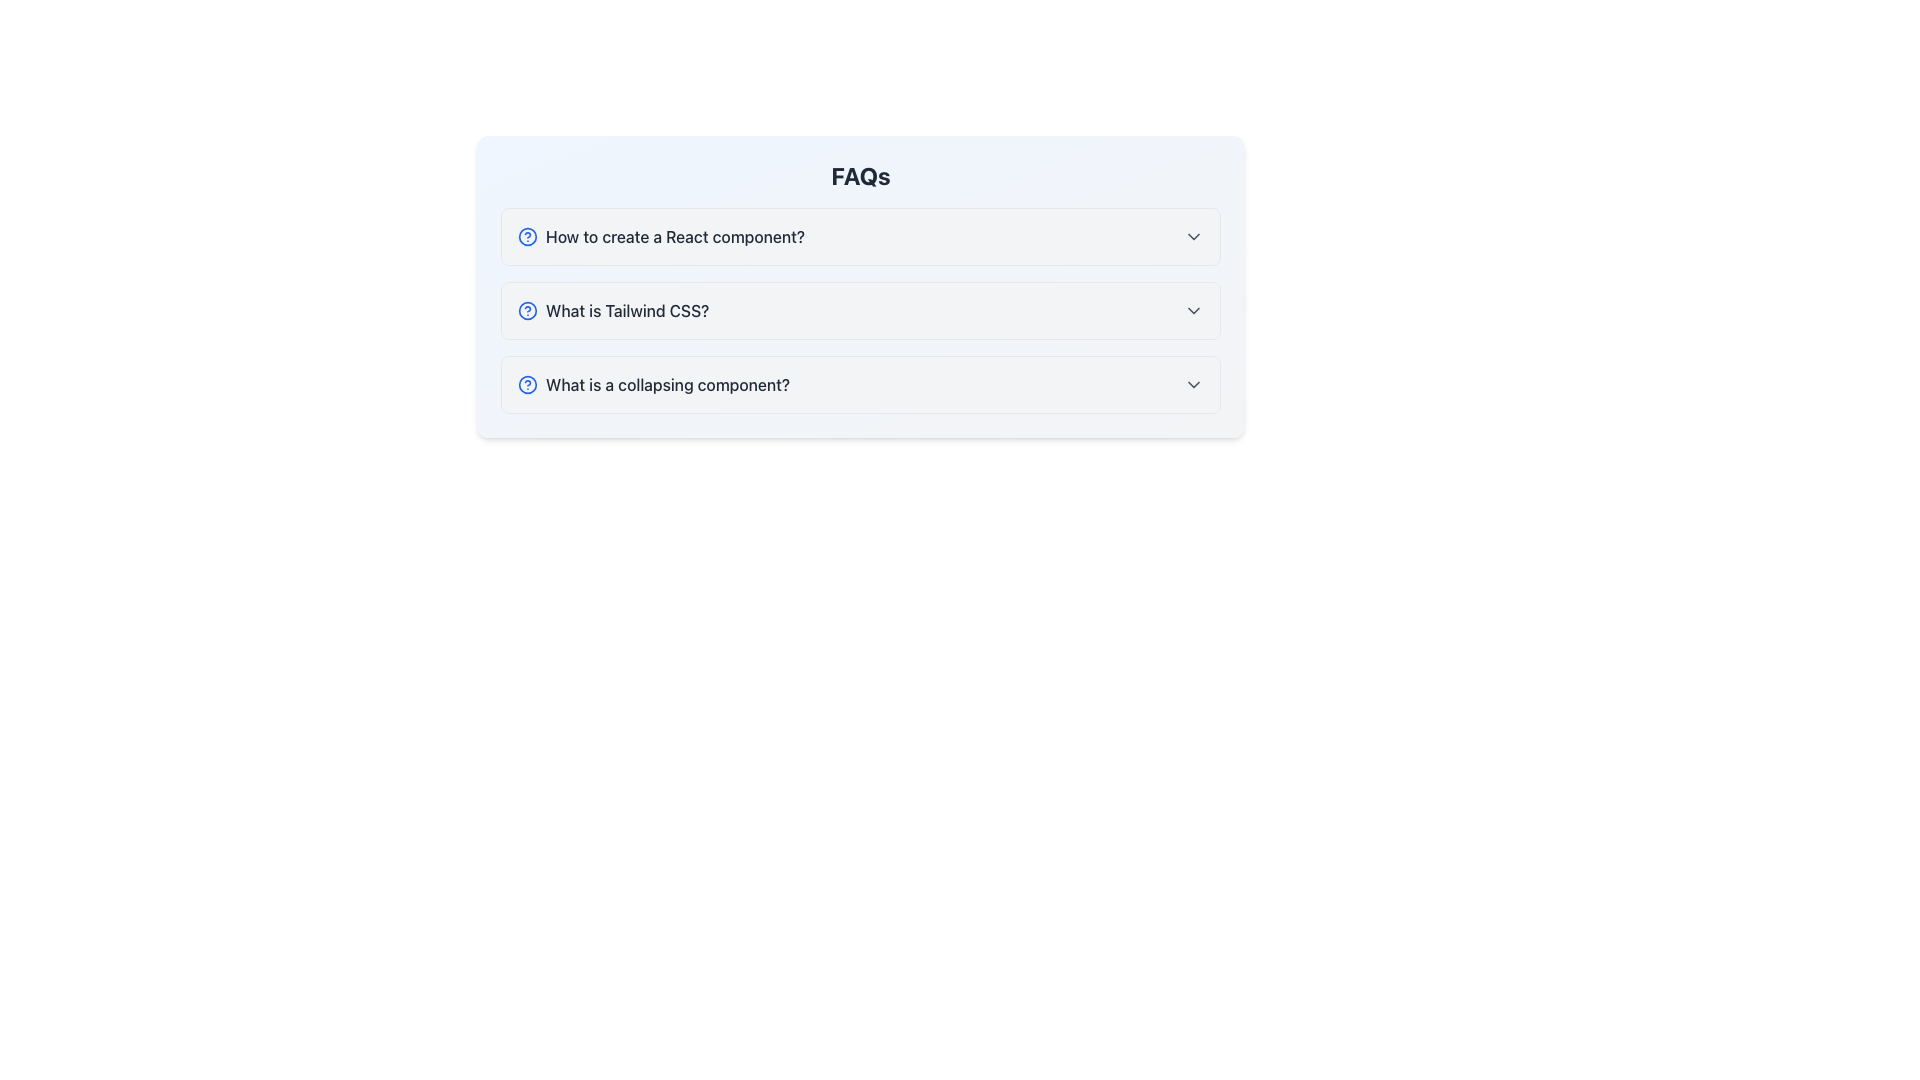 This screenshot has width=1920, height=1080. Describe the element at coordinates (1194, 311) in the screenshot. I see `the downward chevron icon in the rightmost portion of the row labeled 'What is Tailwind CSS?'` at that location.